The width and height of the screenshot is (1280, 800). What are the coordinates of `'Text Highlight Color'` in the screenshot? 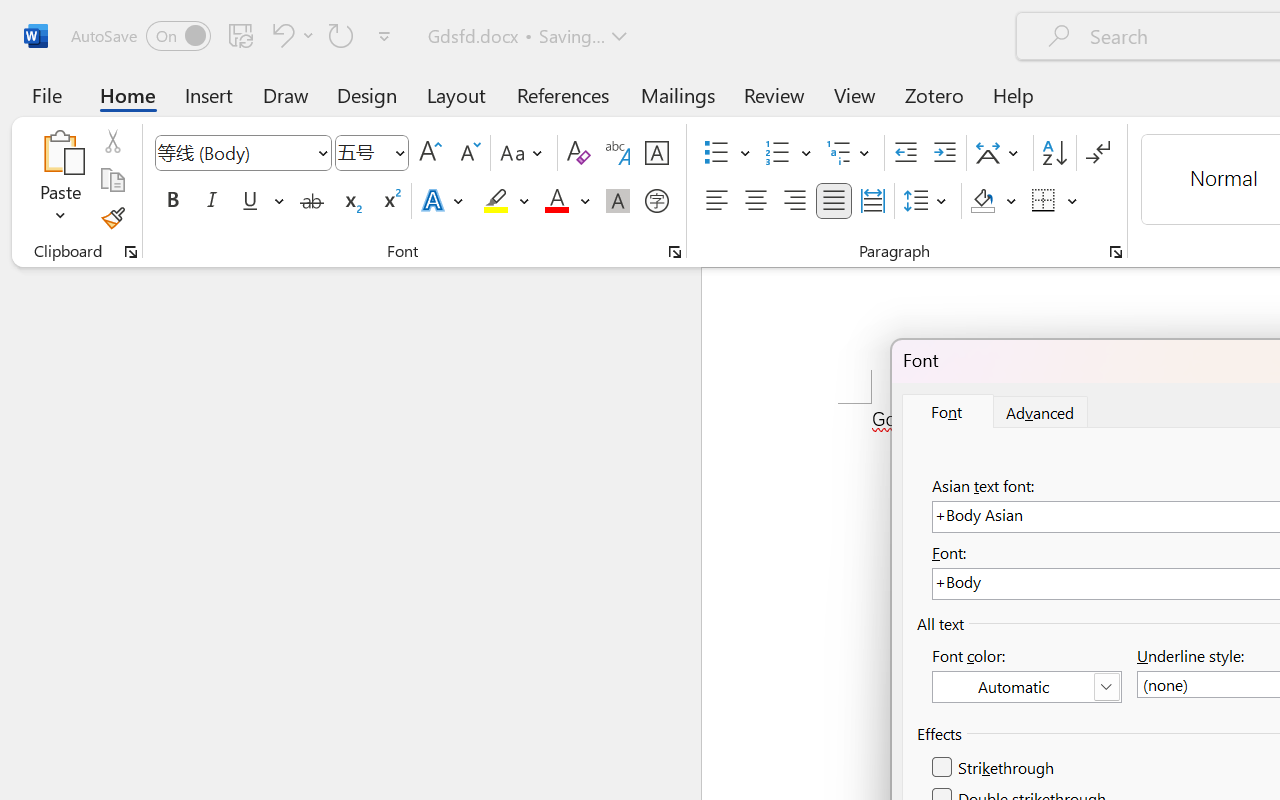 It's located at (506, 201).